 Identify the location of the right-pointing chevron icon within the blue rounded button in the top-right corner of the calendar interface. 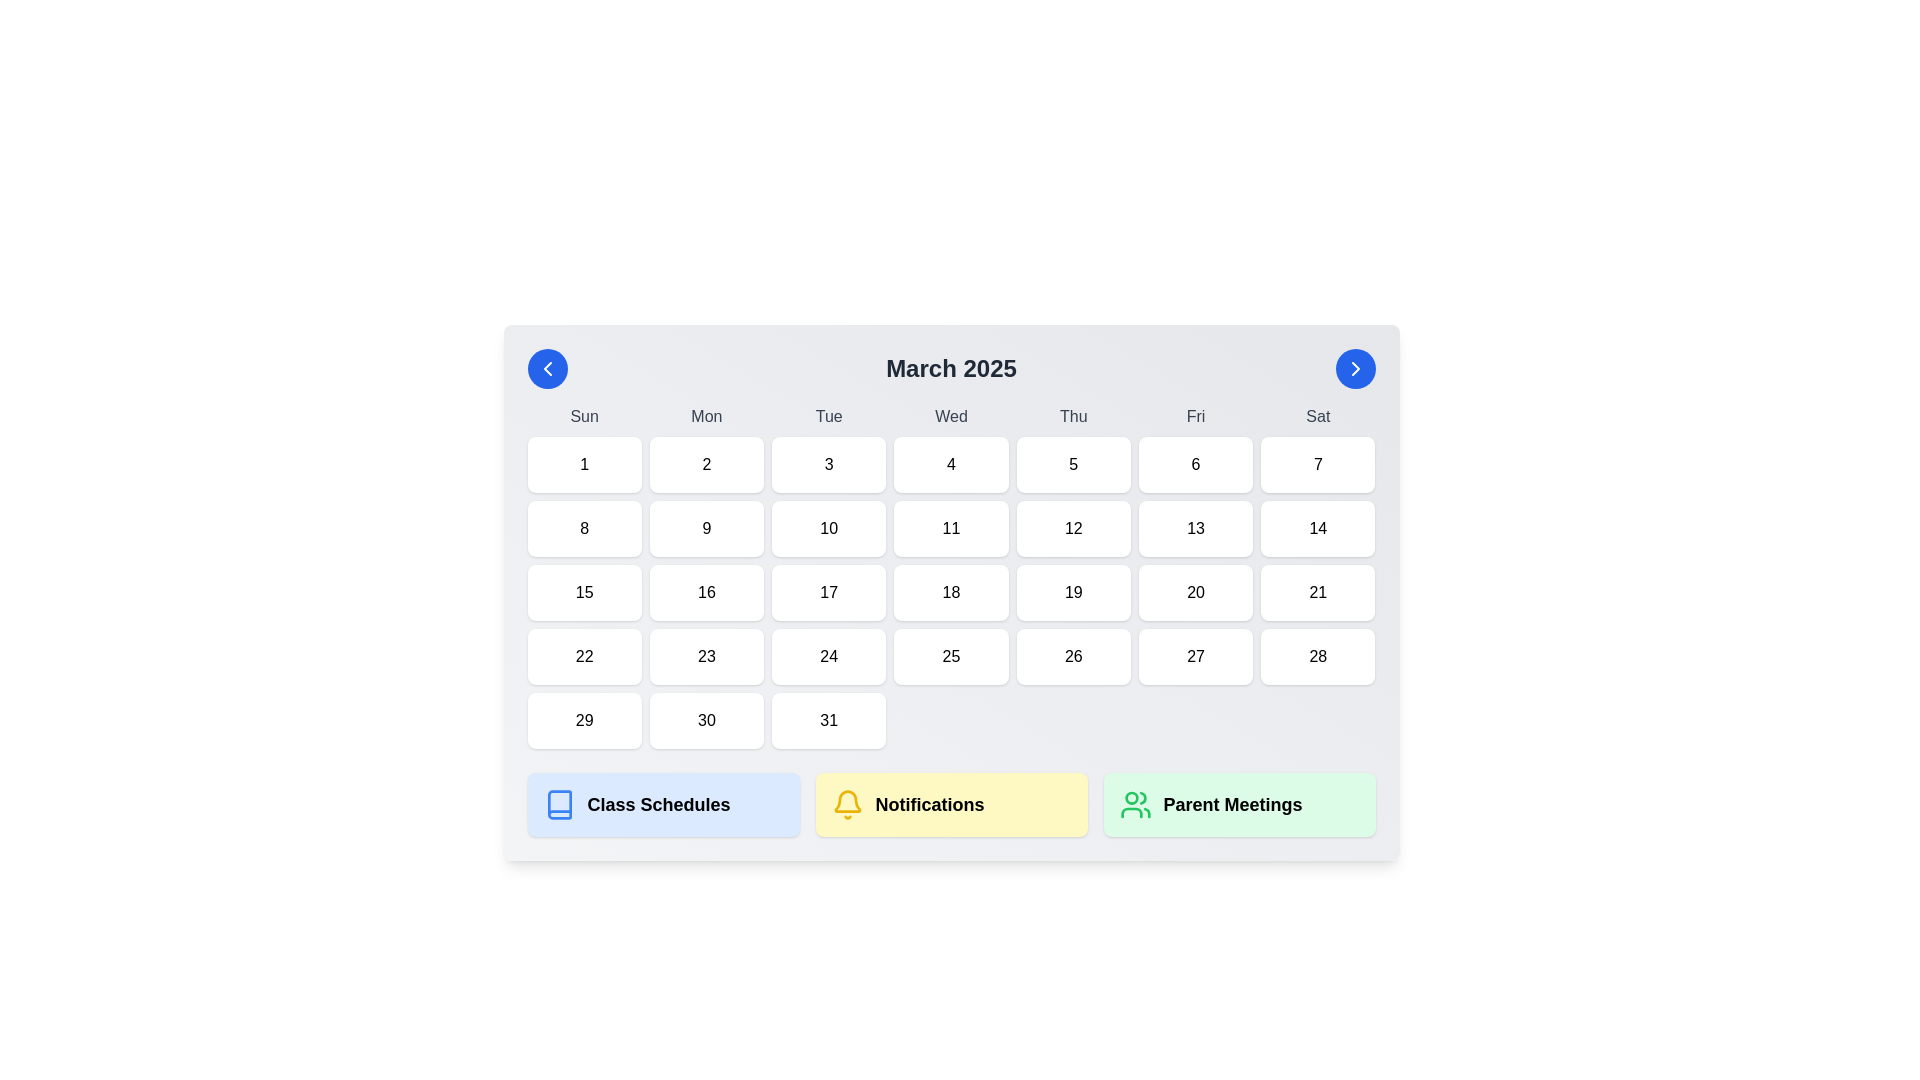
(1355, 369).